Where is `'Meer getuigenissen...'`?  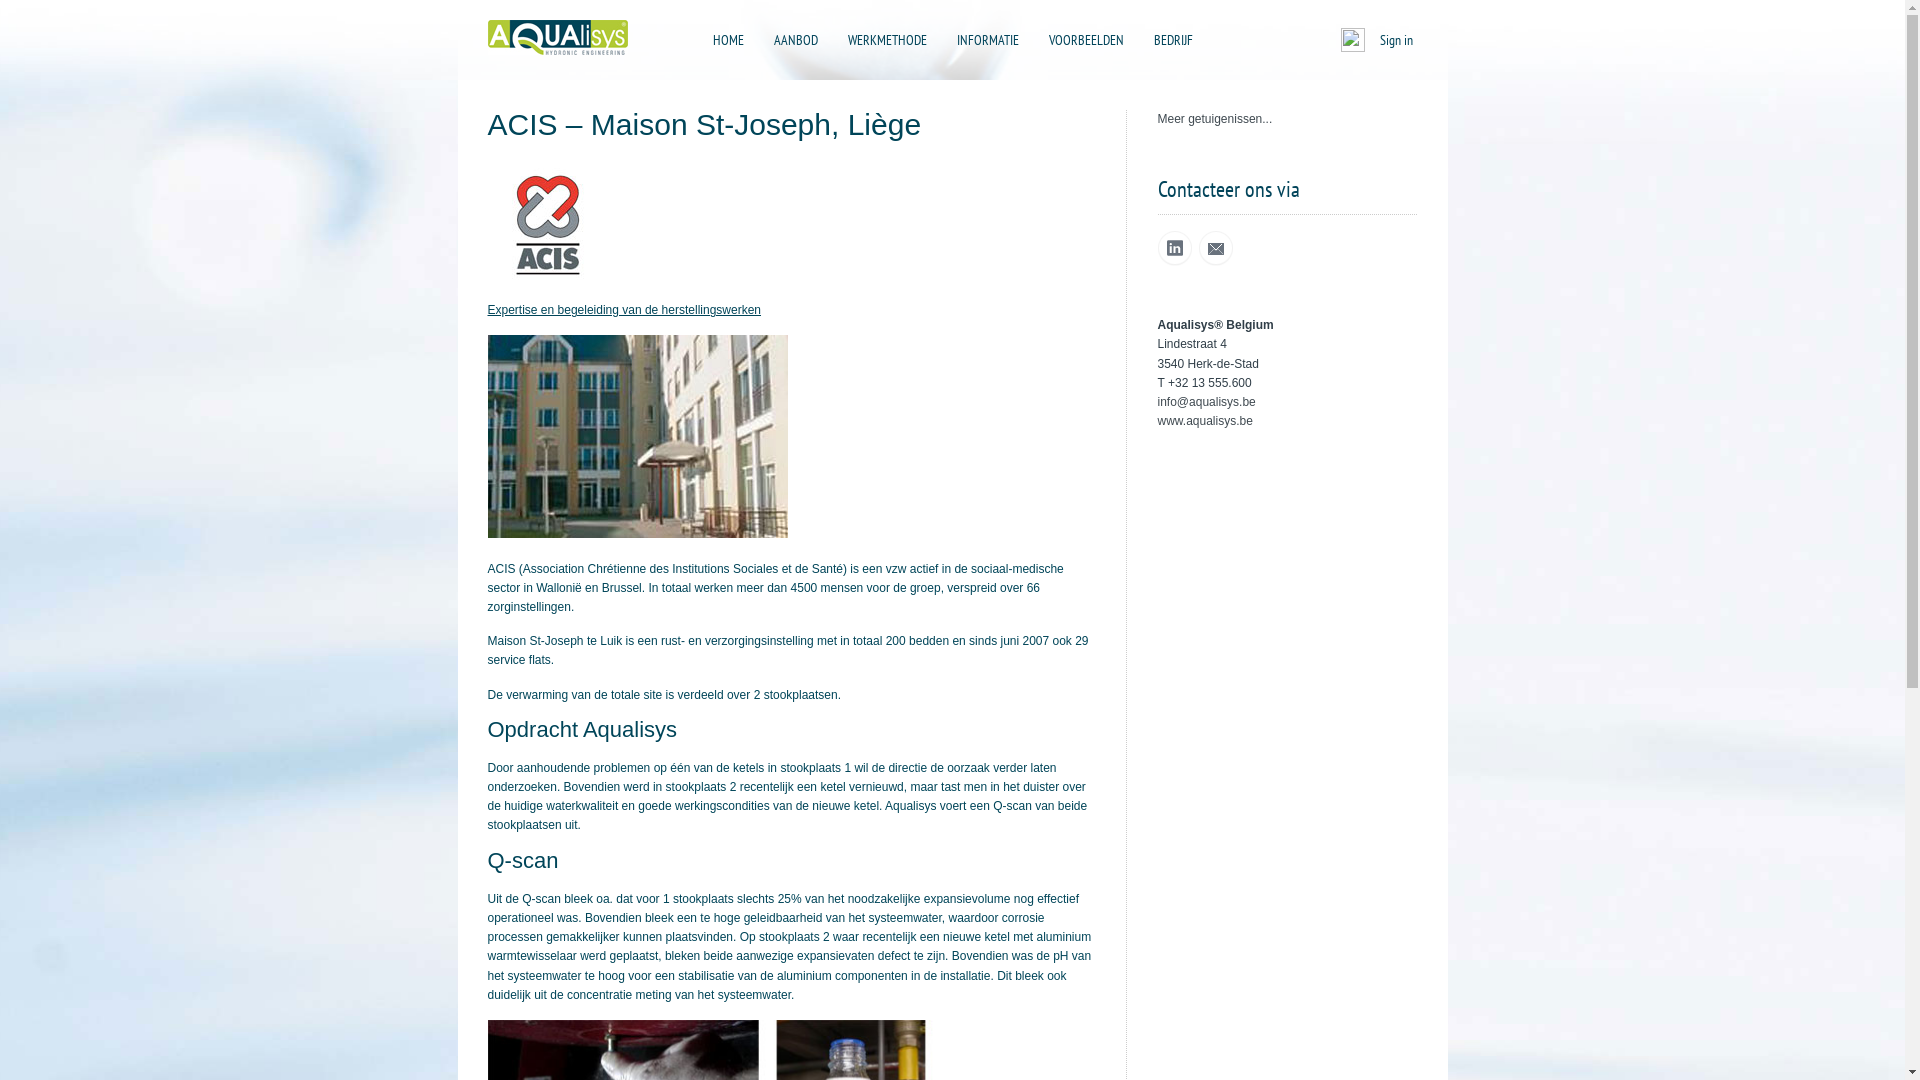 'Meer getuigenissen...' is located at coordinates (1214, 119).